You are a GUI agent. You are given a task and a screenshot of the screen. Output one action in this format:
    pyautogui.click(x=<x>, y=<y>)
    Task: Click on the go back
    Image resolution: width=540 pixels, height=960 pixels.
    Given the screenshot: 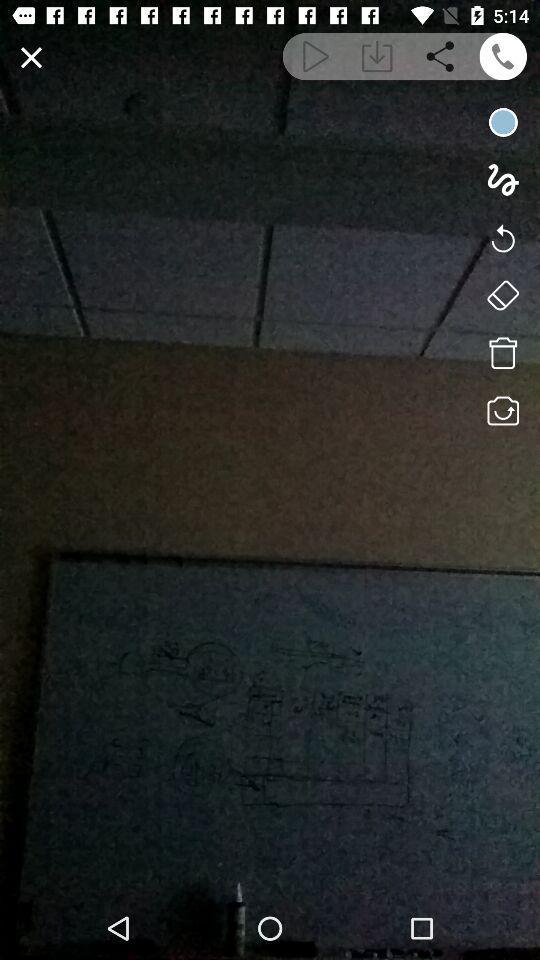 What is the action you would take?
    pyautogui.click(x=502, y=237)
    